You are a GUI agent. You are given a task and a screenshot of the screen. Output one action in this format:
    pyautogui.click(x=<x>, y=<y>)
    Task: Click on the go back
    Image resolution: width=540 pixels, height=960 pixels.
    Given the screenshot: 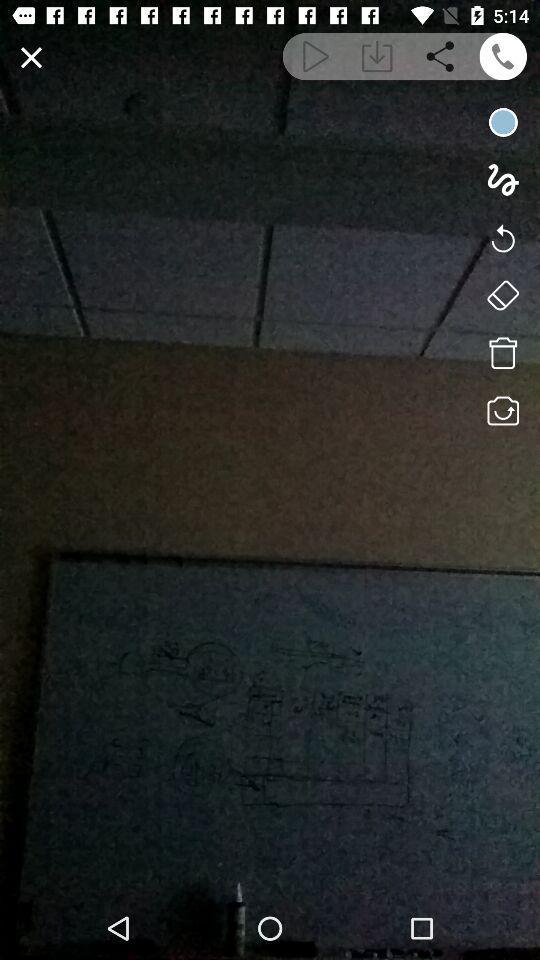 What is the action you would take?
    pyautogui.click(x=502, y=237)
    